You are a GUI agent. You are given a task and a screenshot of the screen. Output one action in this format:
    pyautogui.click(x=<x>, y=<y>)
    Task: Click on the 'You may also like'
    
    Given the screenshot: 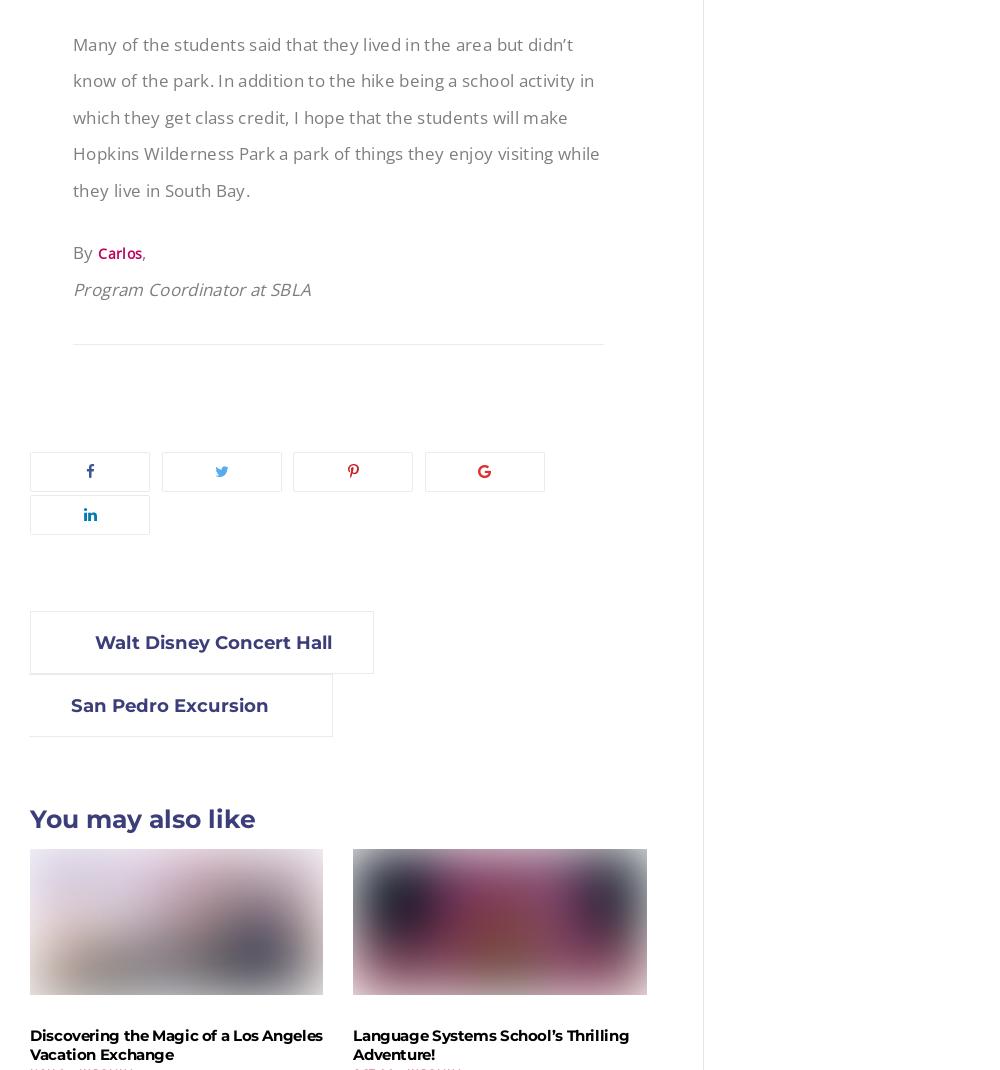 What is the action you would take?
    pyautogui.click(x=143, y=818)
    